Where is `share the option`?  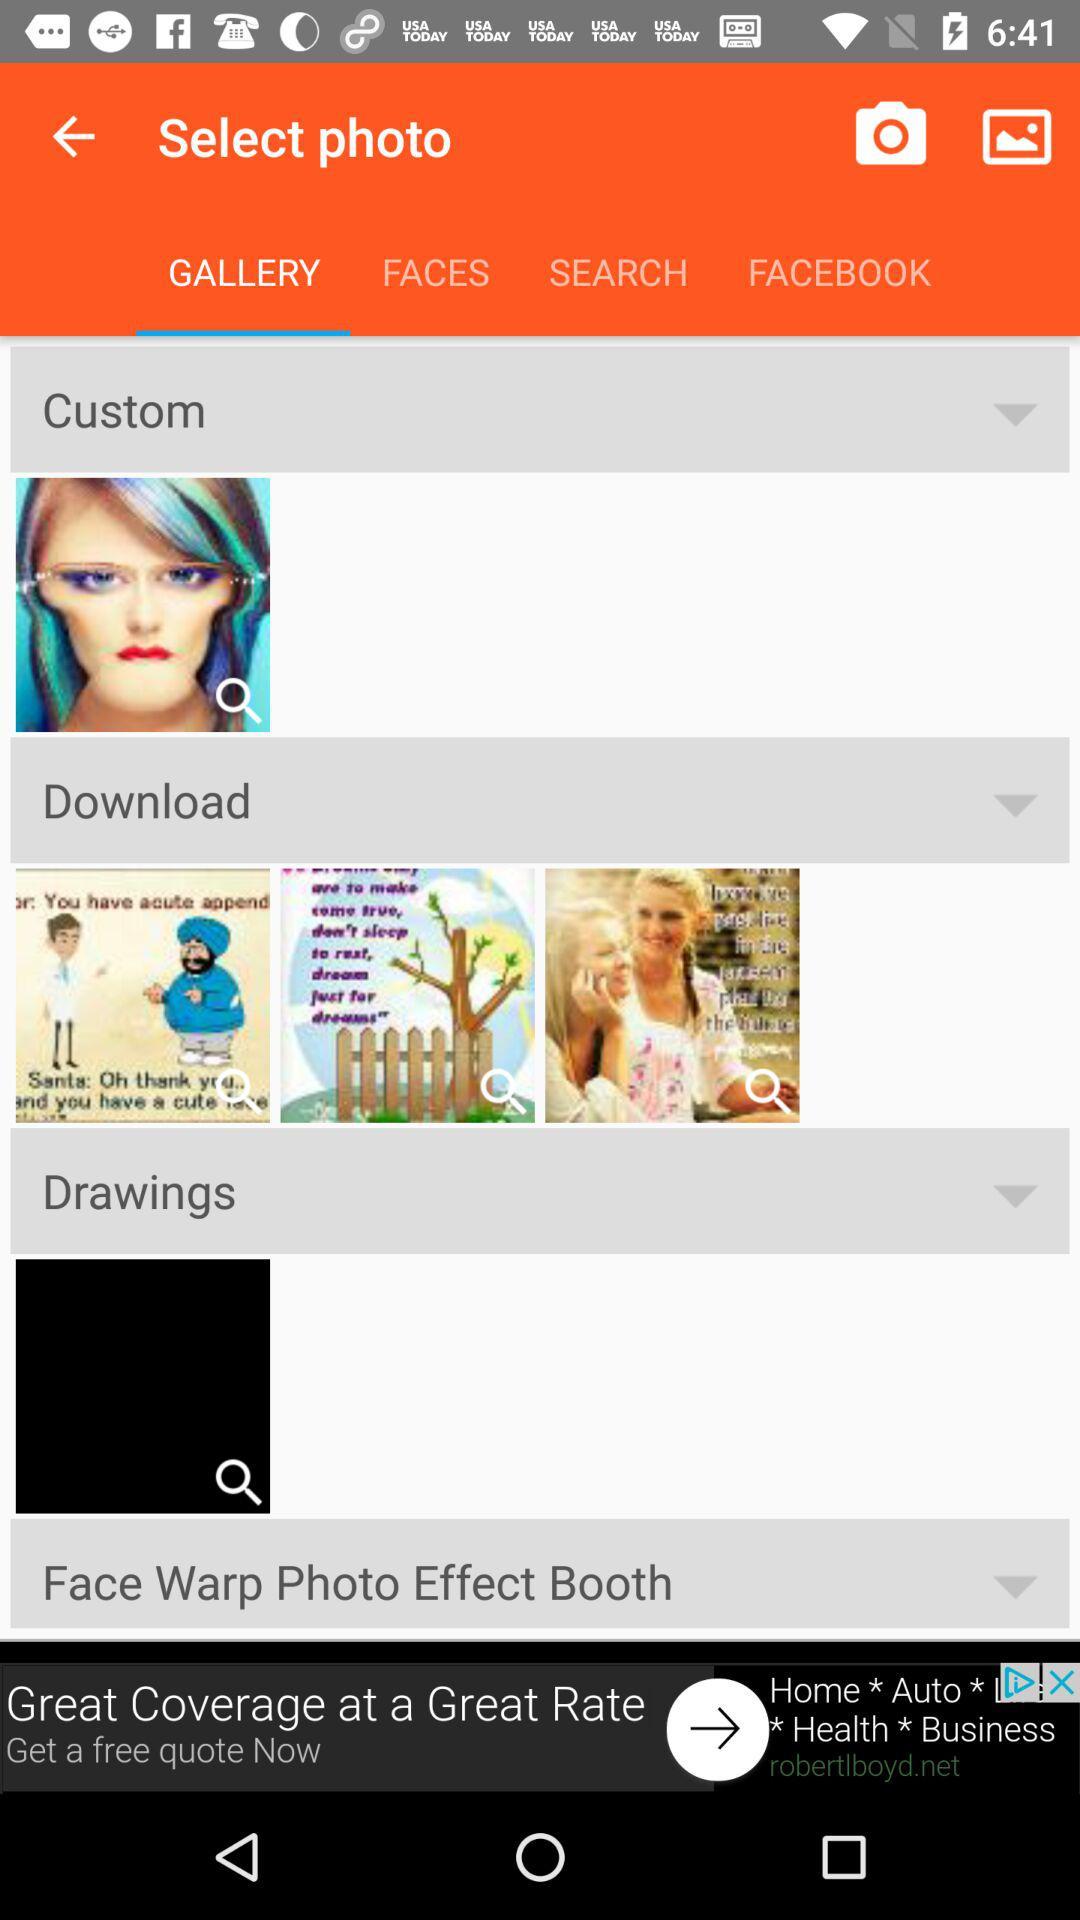
share the option is located at coordinates (237, 1482).